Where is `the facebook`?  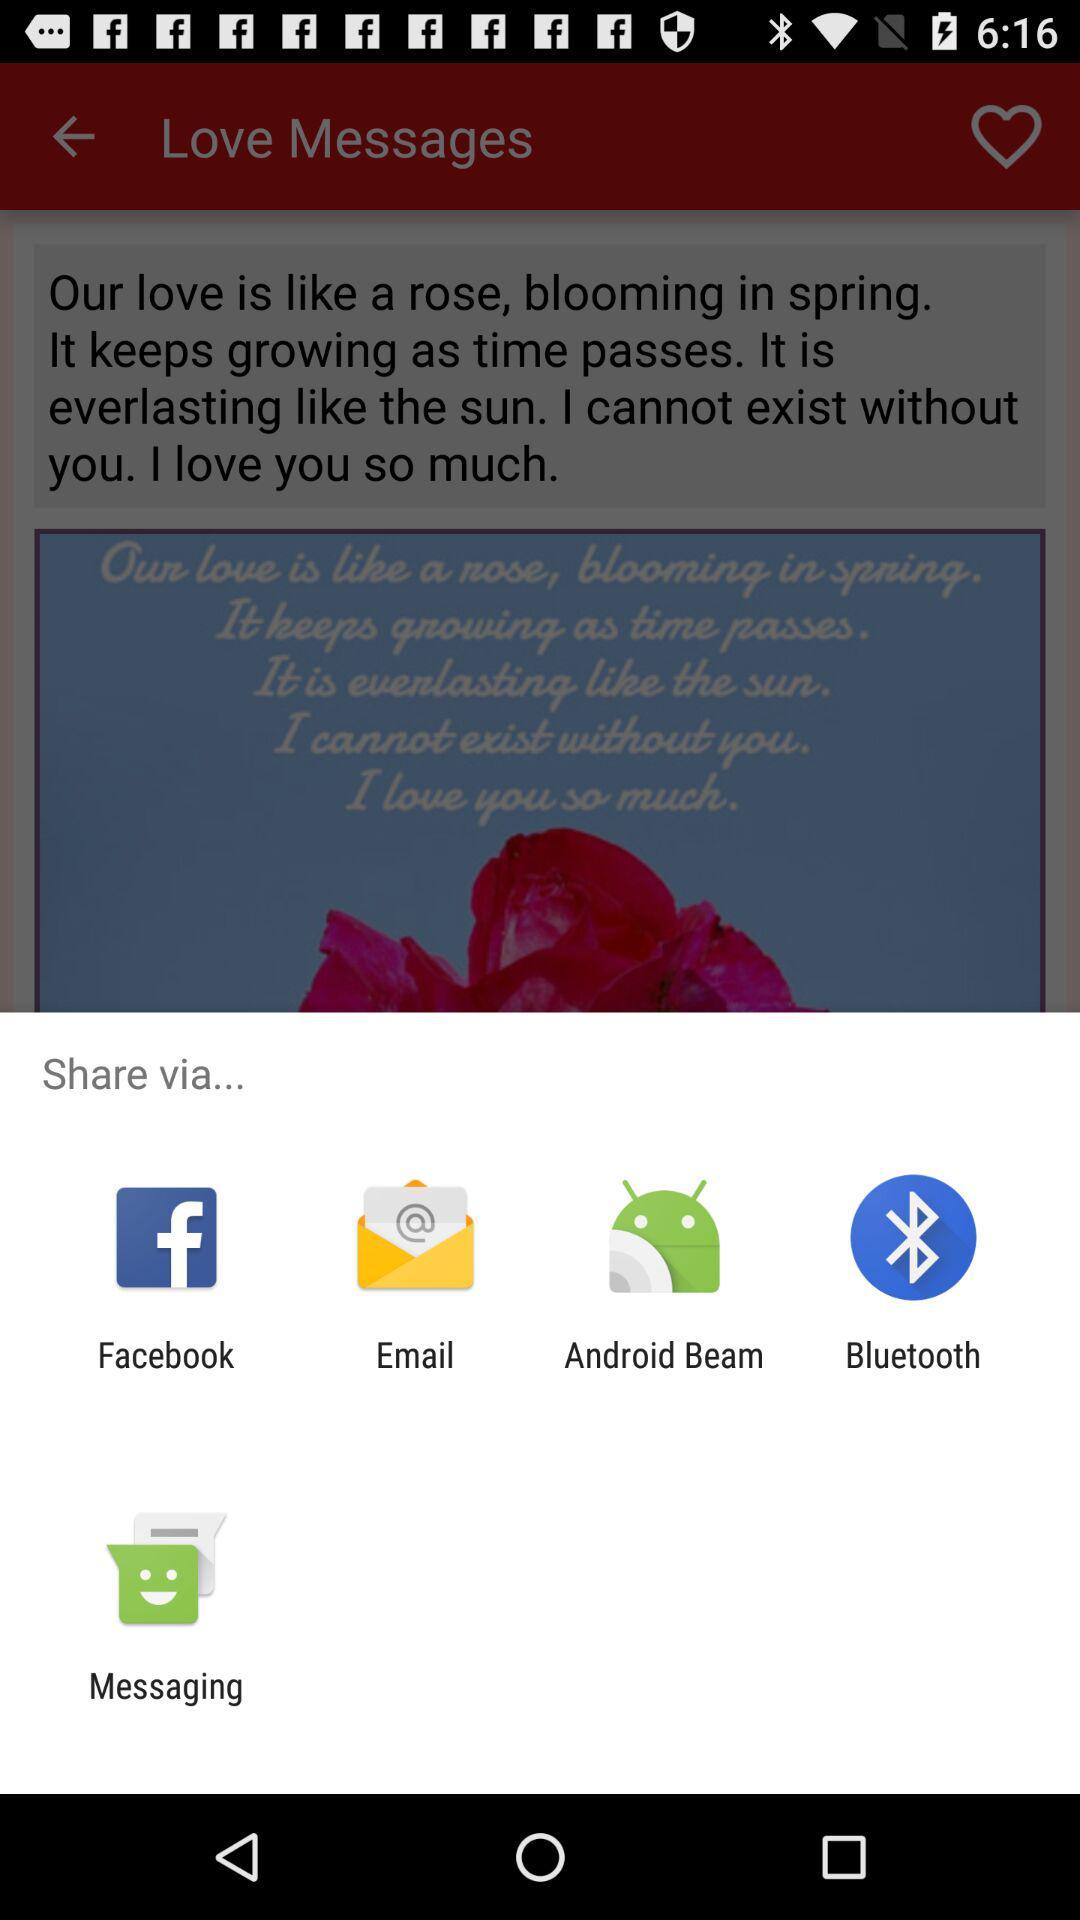 the facebook is located at coordinates (165, 1374).